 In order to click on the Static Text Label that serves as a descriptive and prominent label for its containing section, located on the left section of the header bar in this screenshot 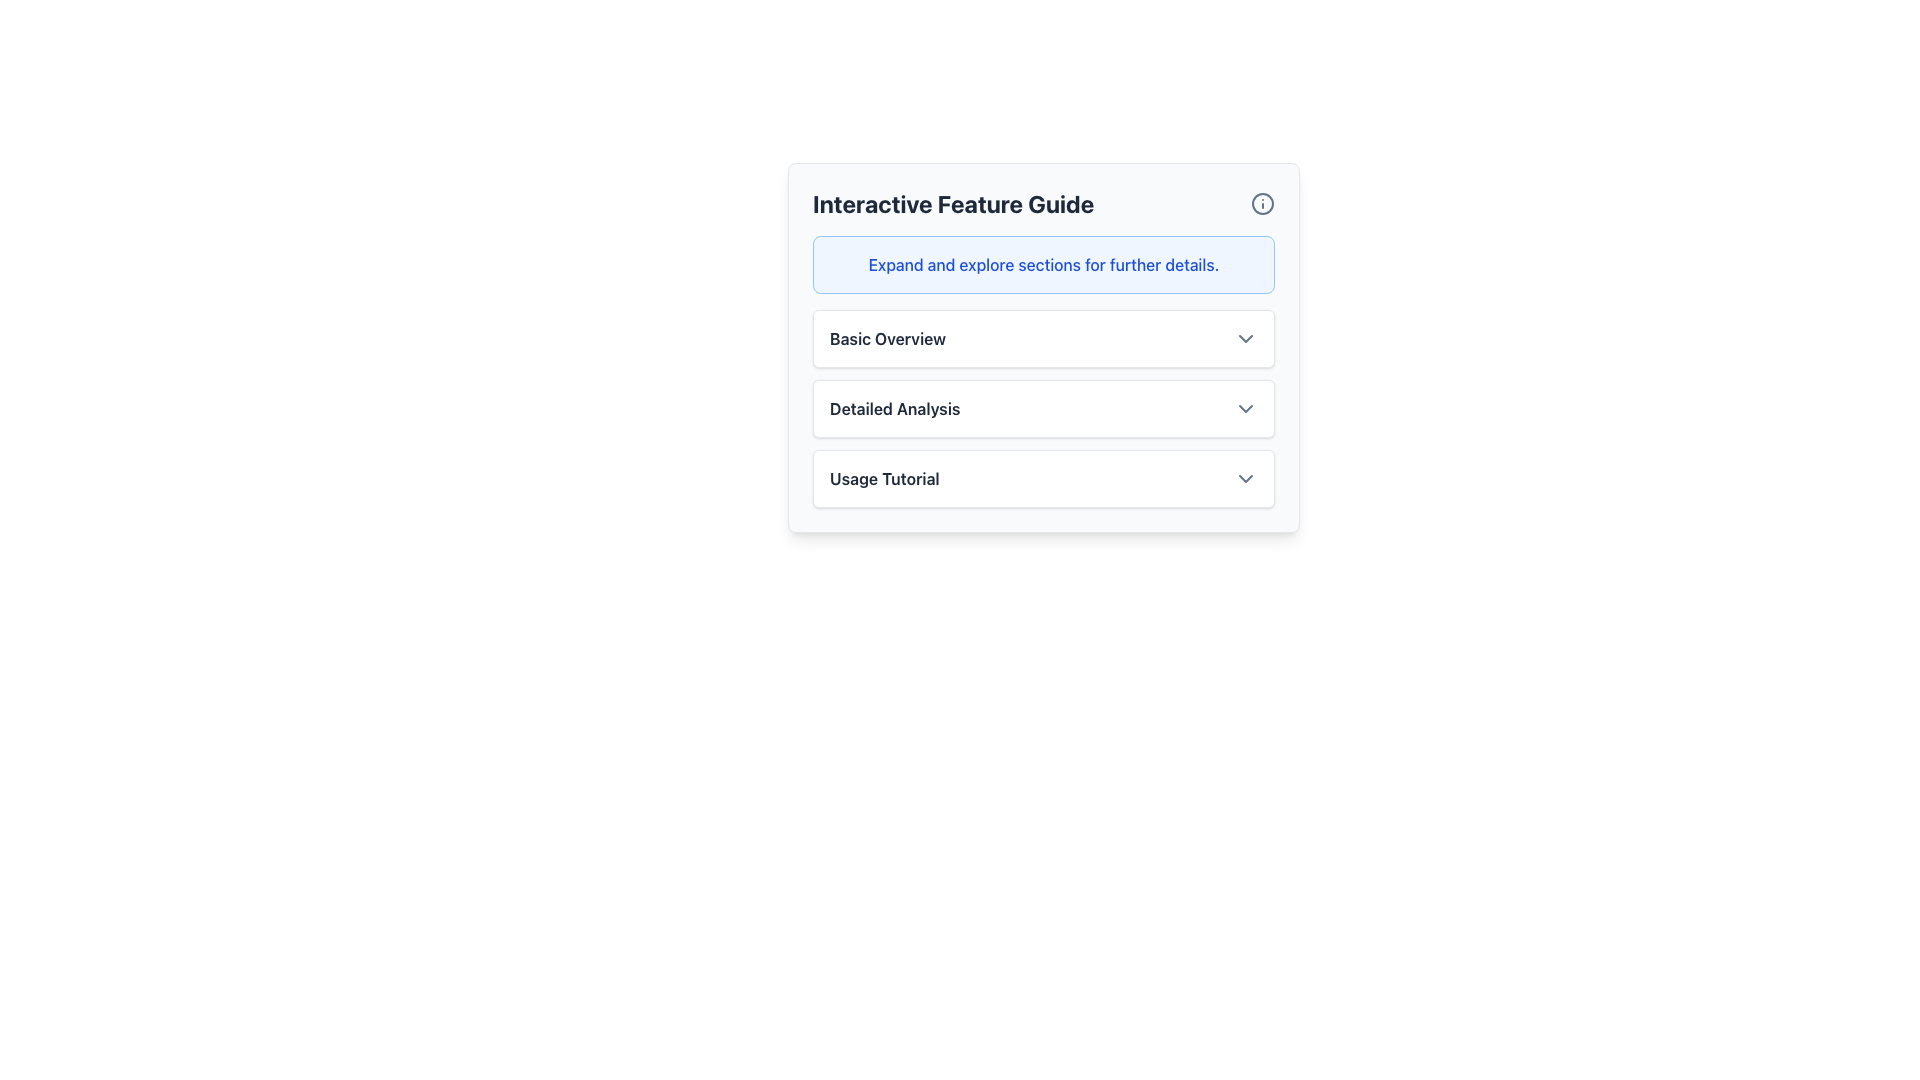, I will do `click(952, 204)`.